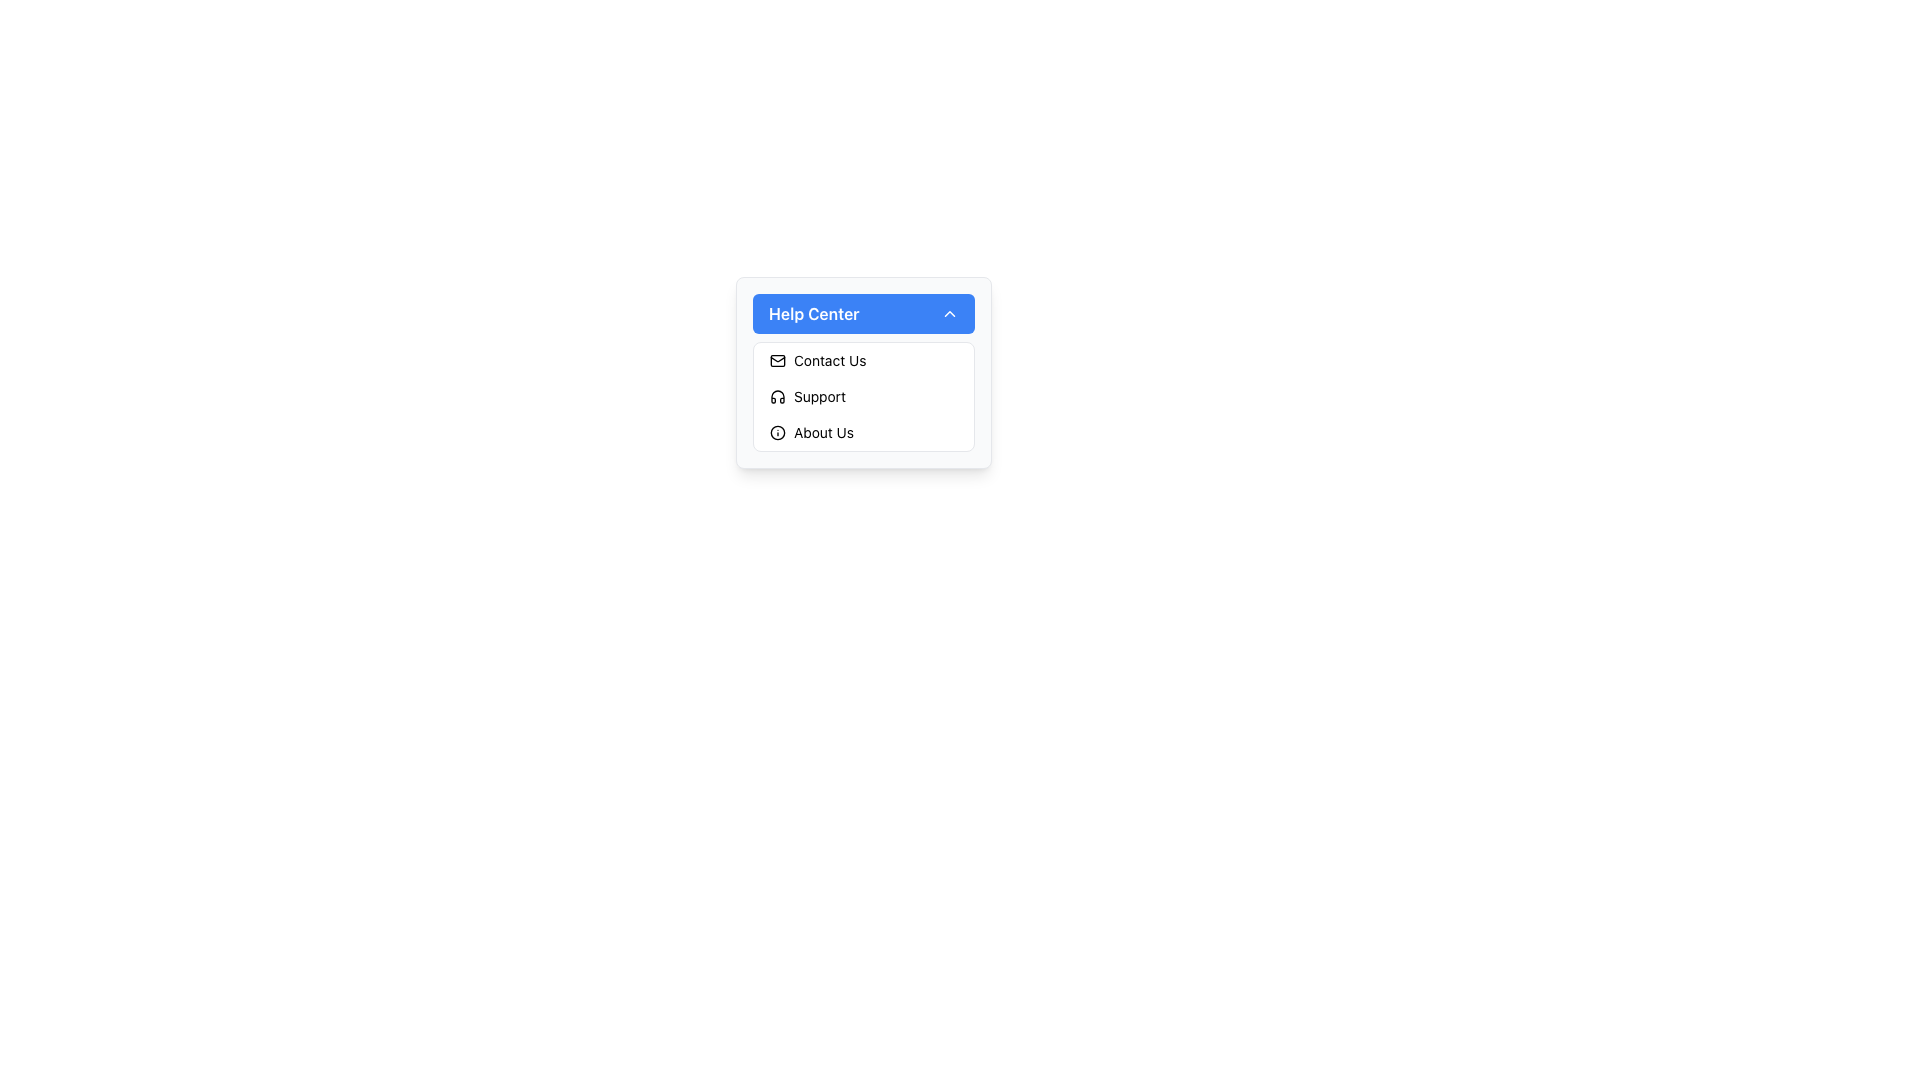  I want to click on the second item in the dropdown menu under 'Contact Us' which serves as a button, so click(864, 397).